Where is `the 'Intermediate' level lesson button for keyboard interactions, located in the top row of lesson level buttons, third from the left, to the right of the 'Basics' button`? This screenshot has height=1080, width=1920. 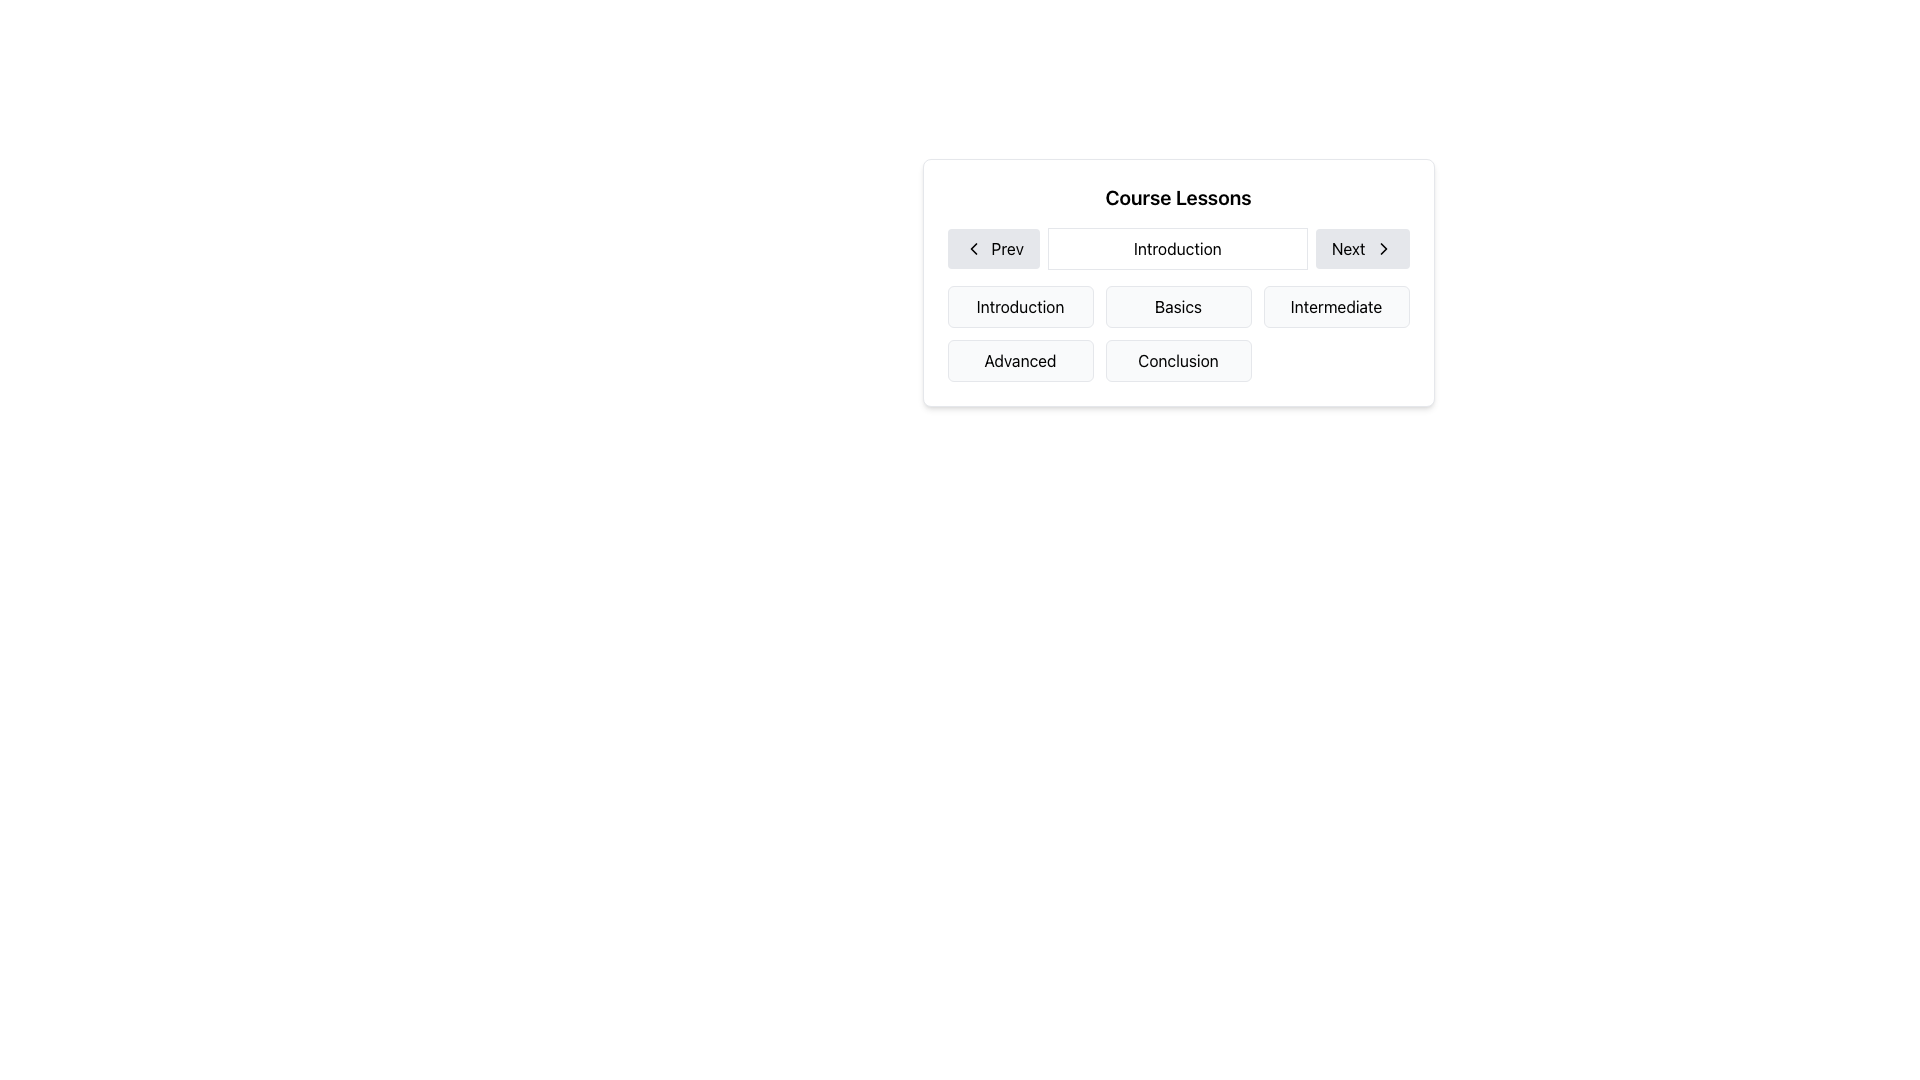 the 'Intermediate' level lesson button for keyboard interactions, located in the top row of lesson level buttons, third from the left, to the right of the 'Basics' button is located at coordinates (1336, 307).